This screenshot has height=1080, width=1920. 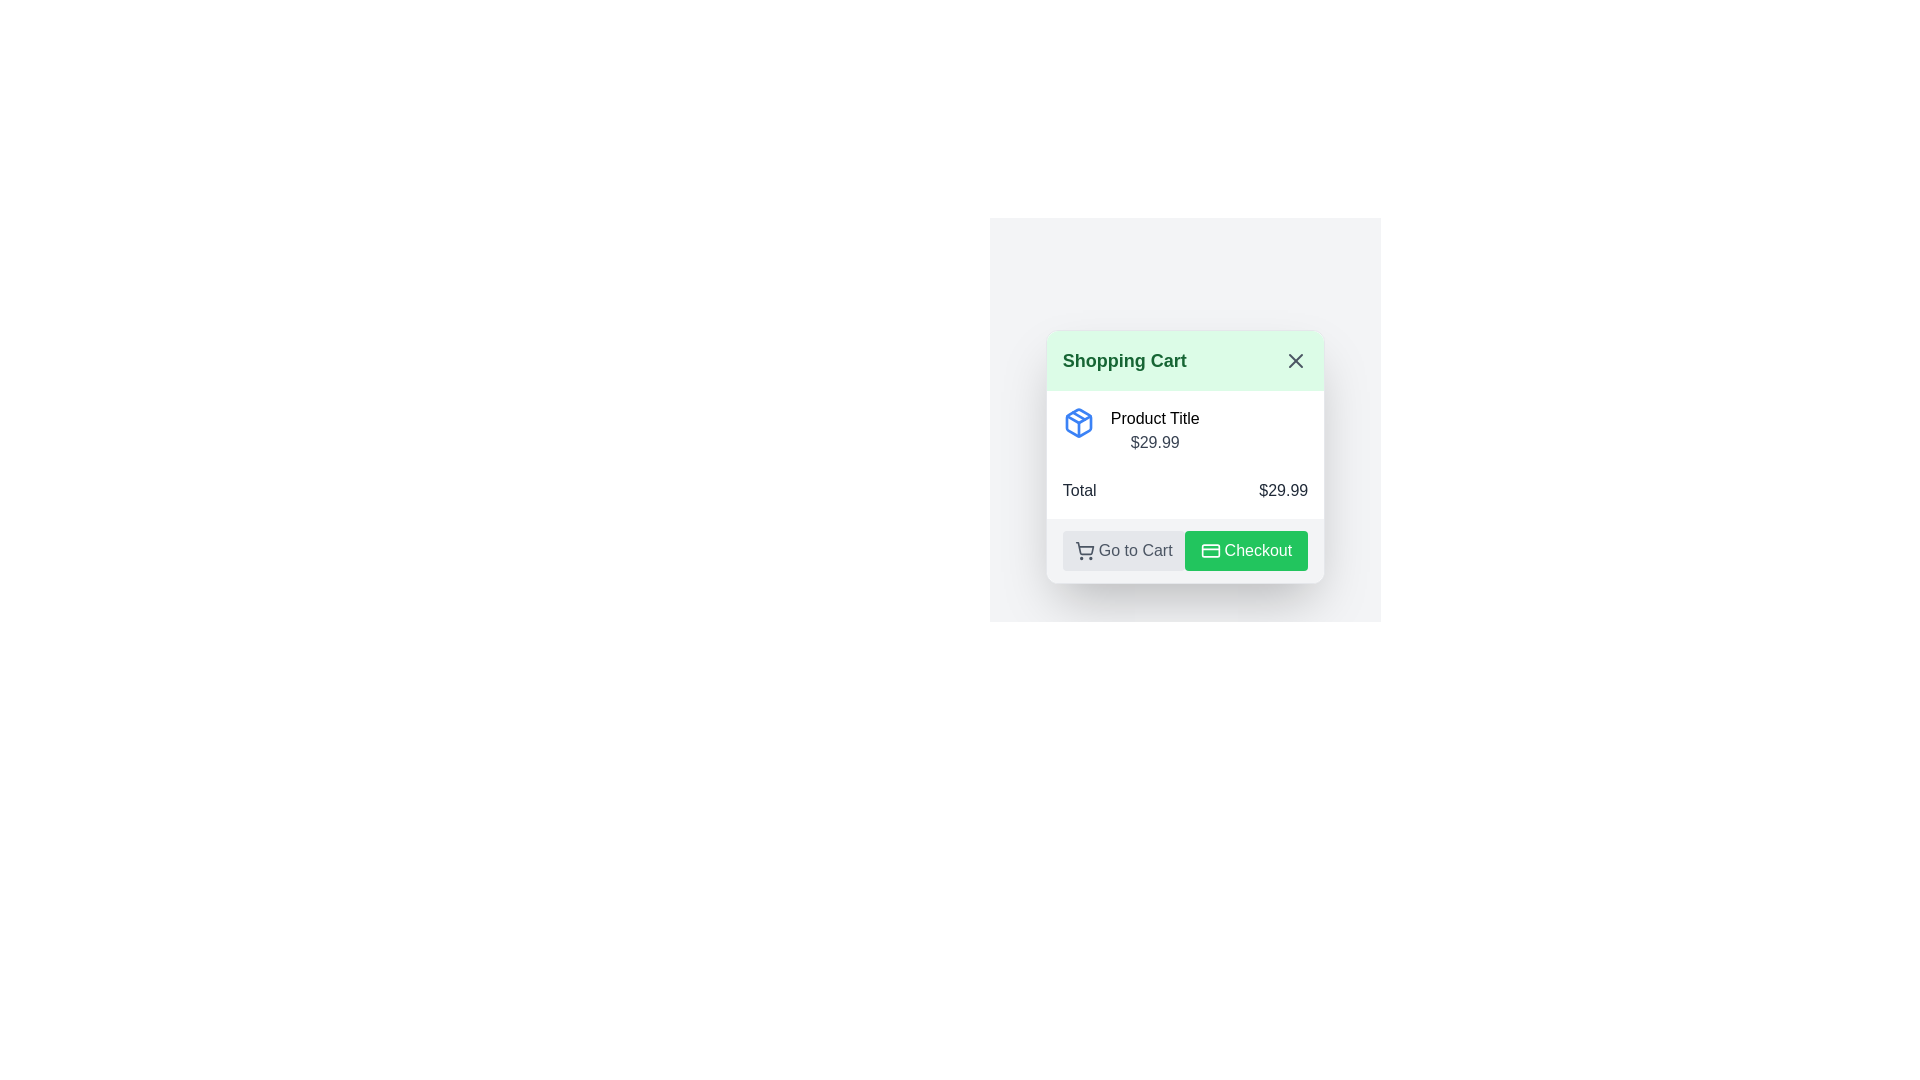 I want to click on the icon representing a package or box in the shopping cart interface, located in the left-hand section near the top of the product details section, so click(x=1077, y=422).